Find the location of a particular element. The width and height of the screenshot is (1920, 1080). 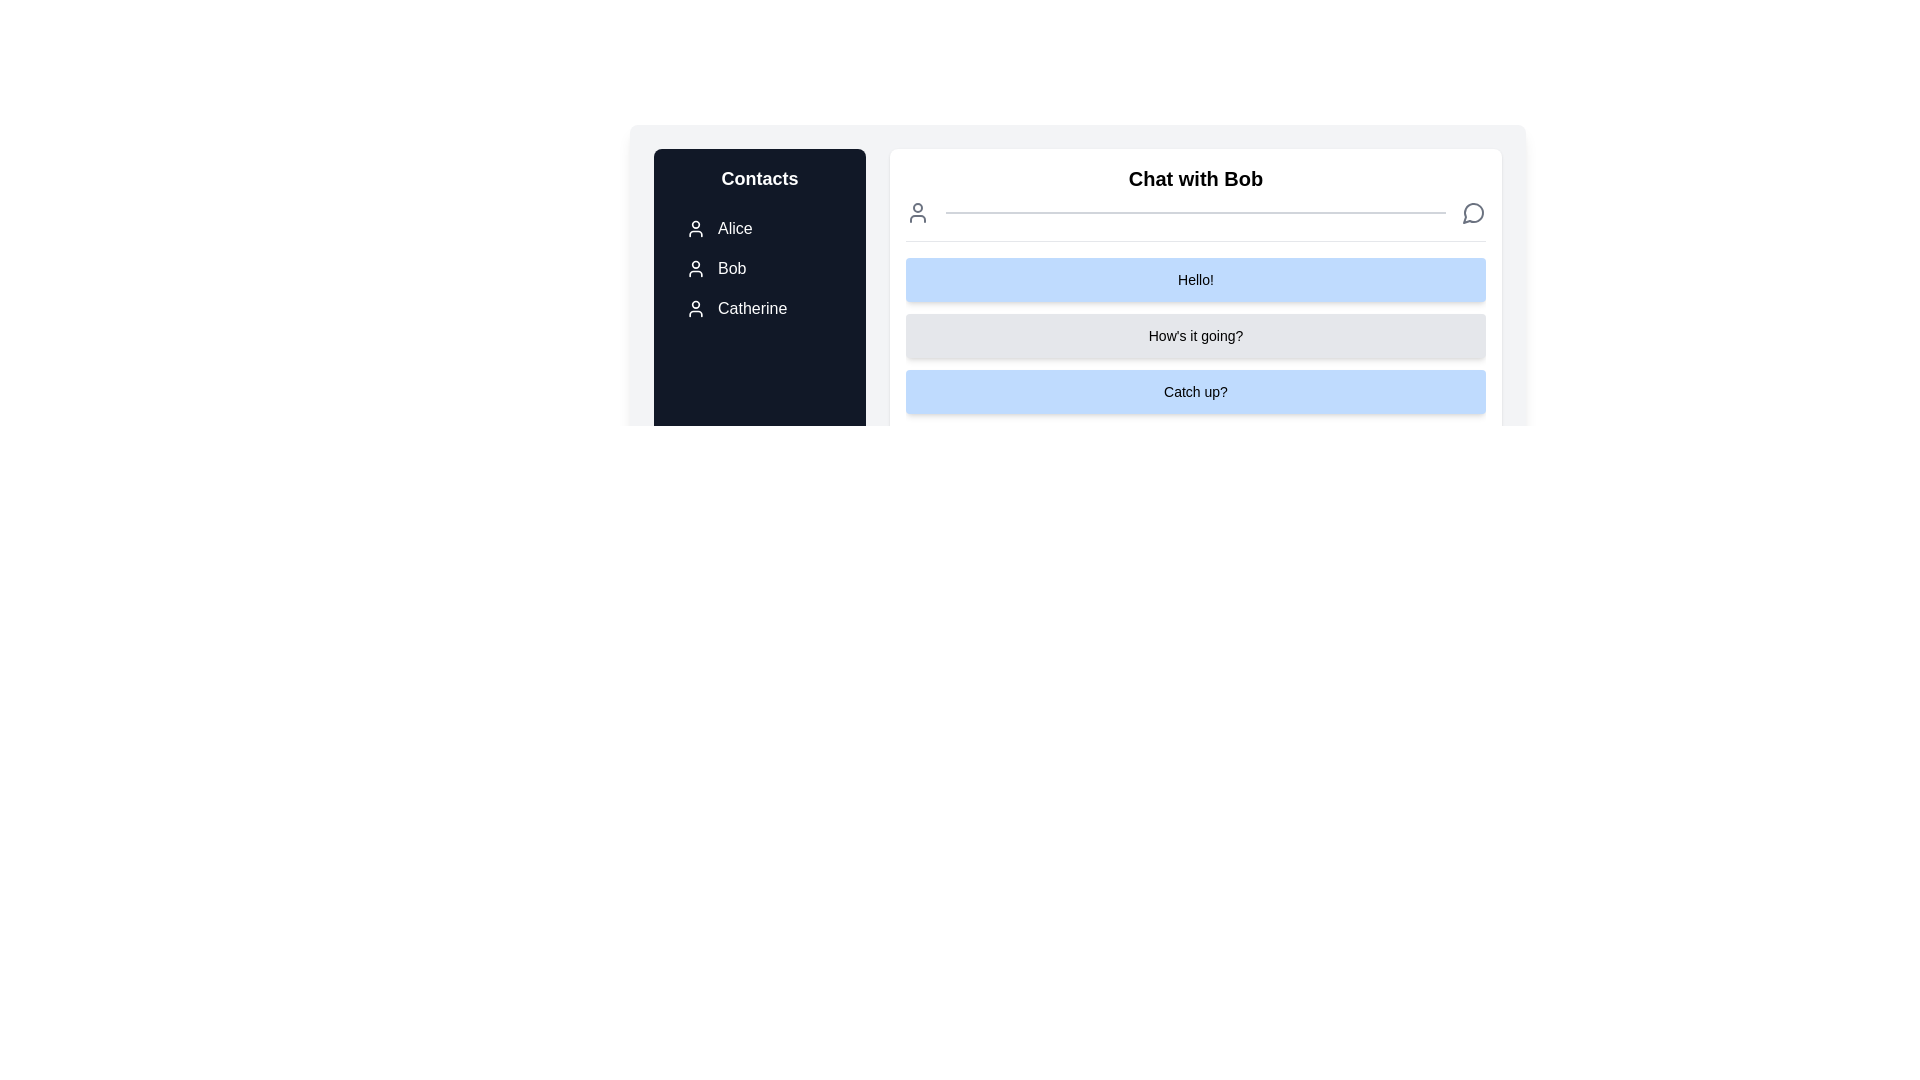

the SVG user silhouette icon associated with the list entry labeled 'Bob' in the contact list is located at coordinates (696, 268).